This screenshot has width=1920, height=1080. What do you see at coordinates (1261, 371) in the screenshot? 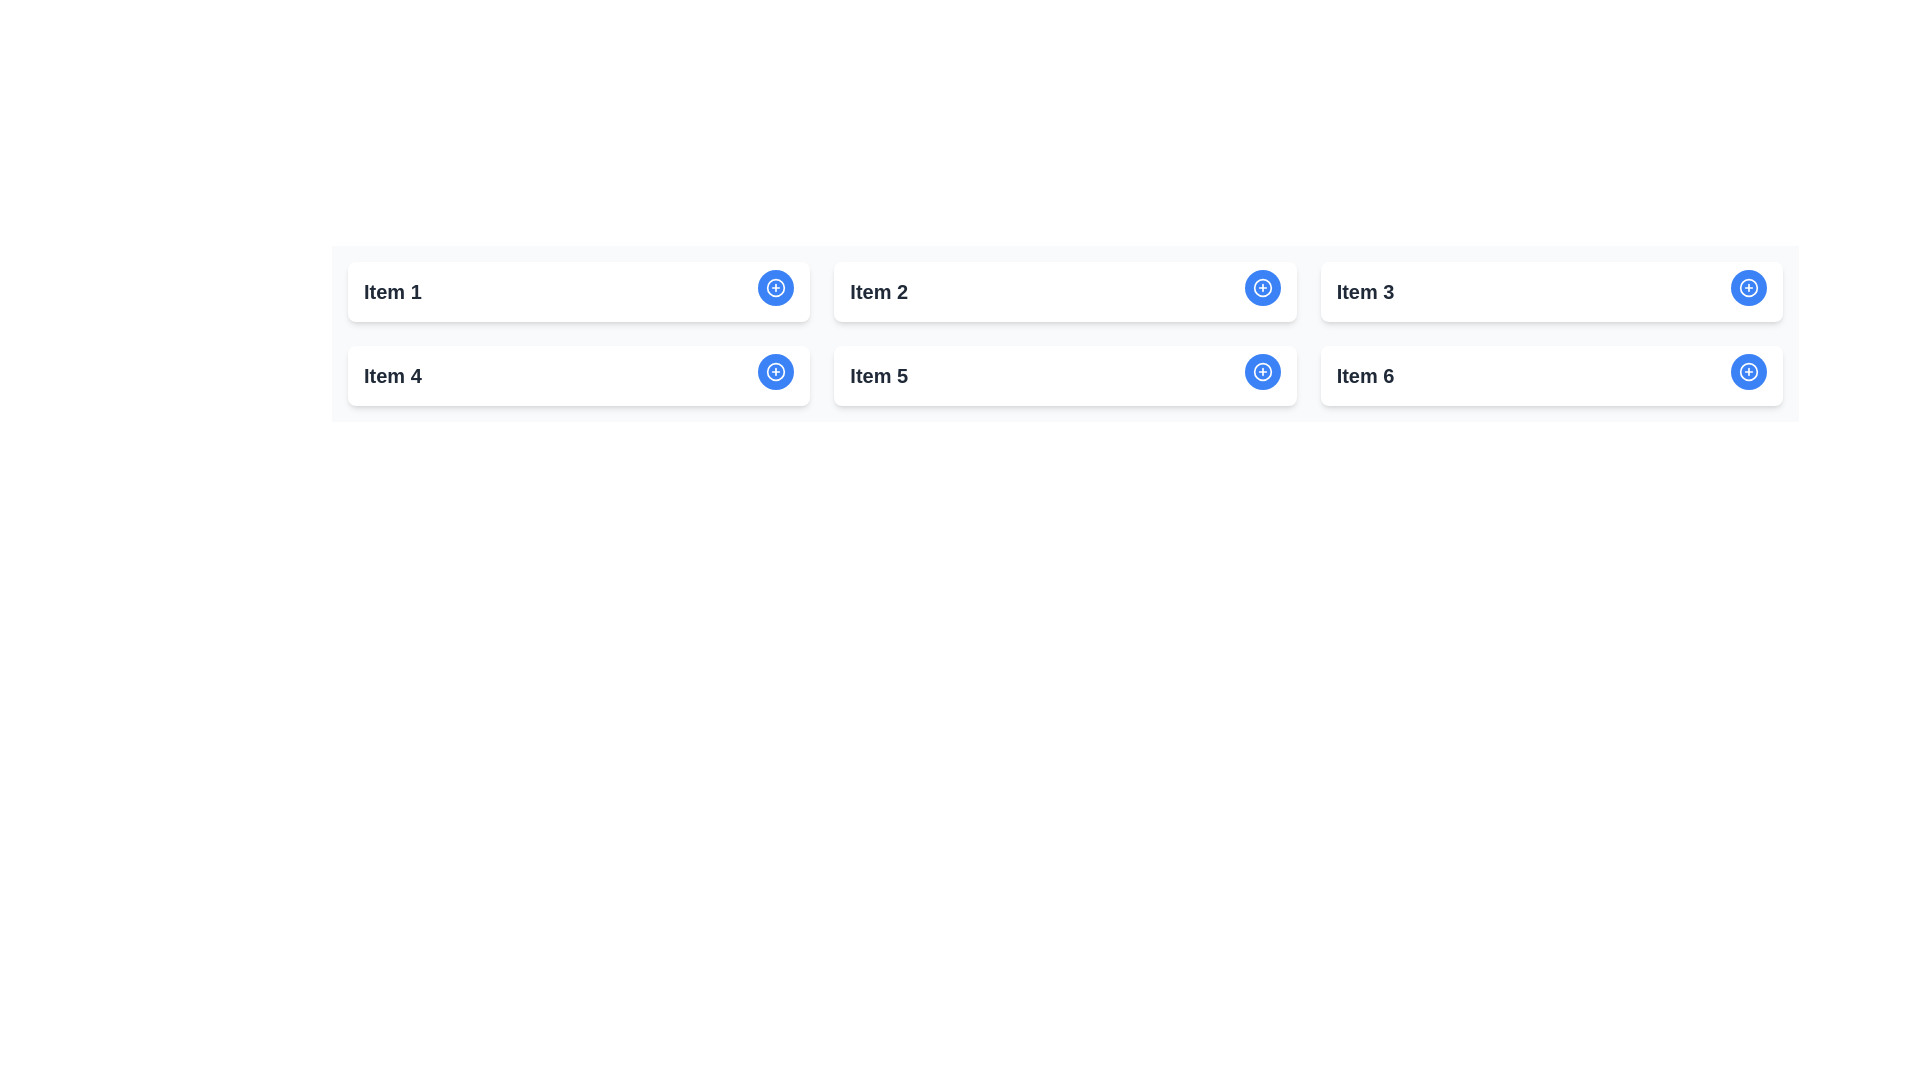
I see `the blue circular button with a white plus symbol in its center located in the bottom-right corner of the 'Item 5' box` at bounding box center [1261, 371].